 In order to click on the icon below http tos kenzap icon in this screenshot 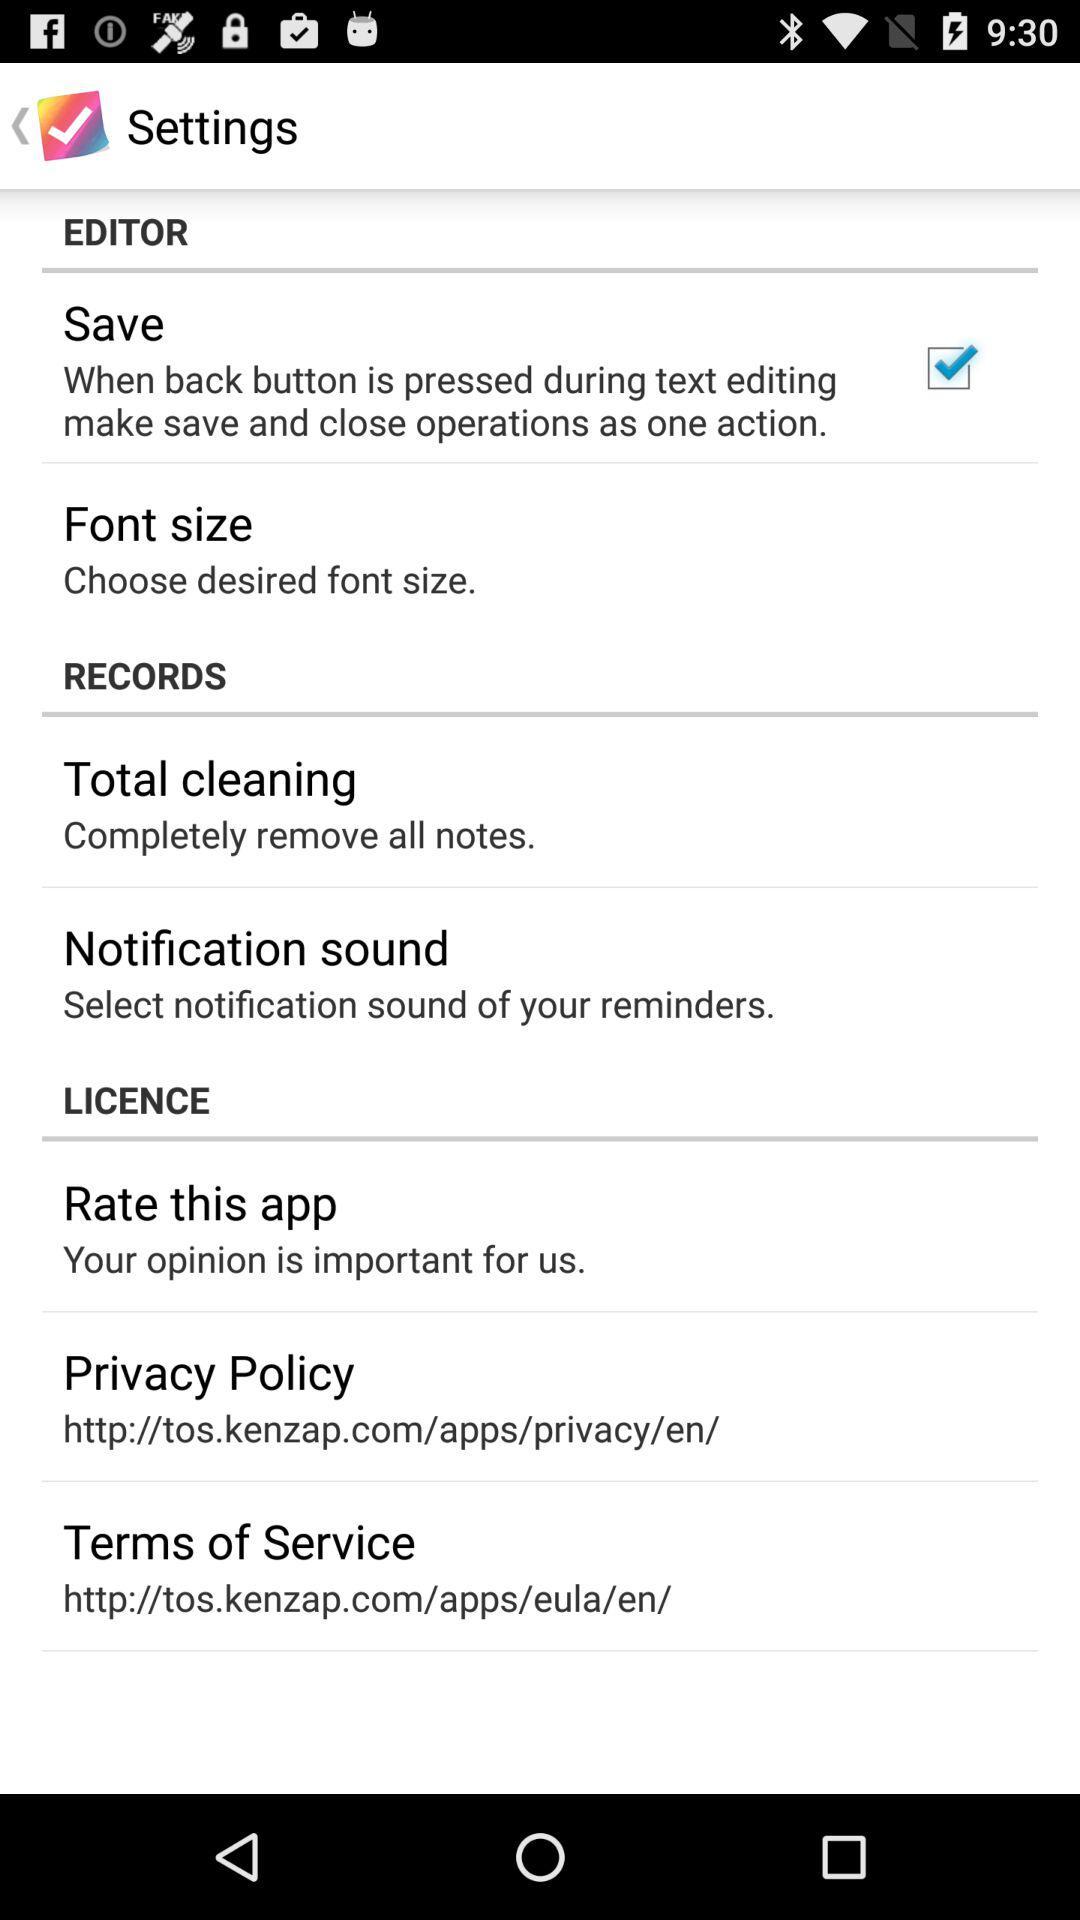, I will do `click(238, 1539)`.